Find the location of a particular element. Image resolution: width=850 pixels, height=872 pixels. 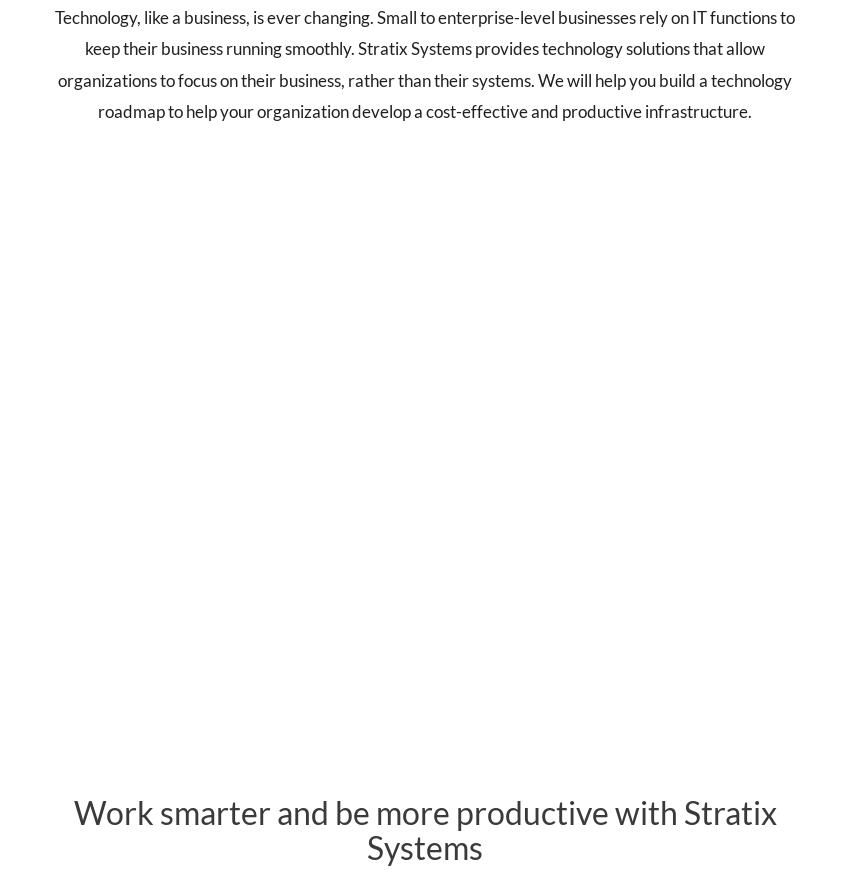

'Downtime is unproductive. It has bottom-line impact. Stratix Systems is here to help.' is located at coordinates (706, 454).